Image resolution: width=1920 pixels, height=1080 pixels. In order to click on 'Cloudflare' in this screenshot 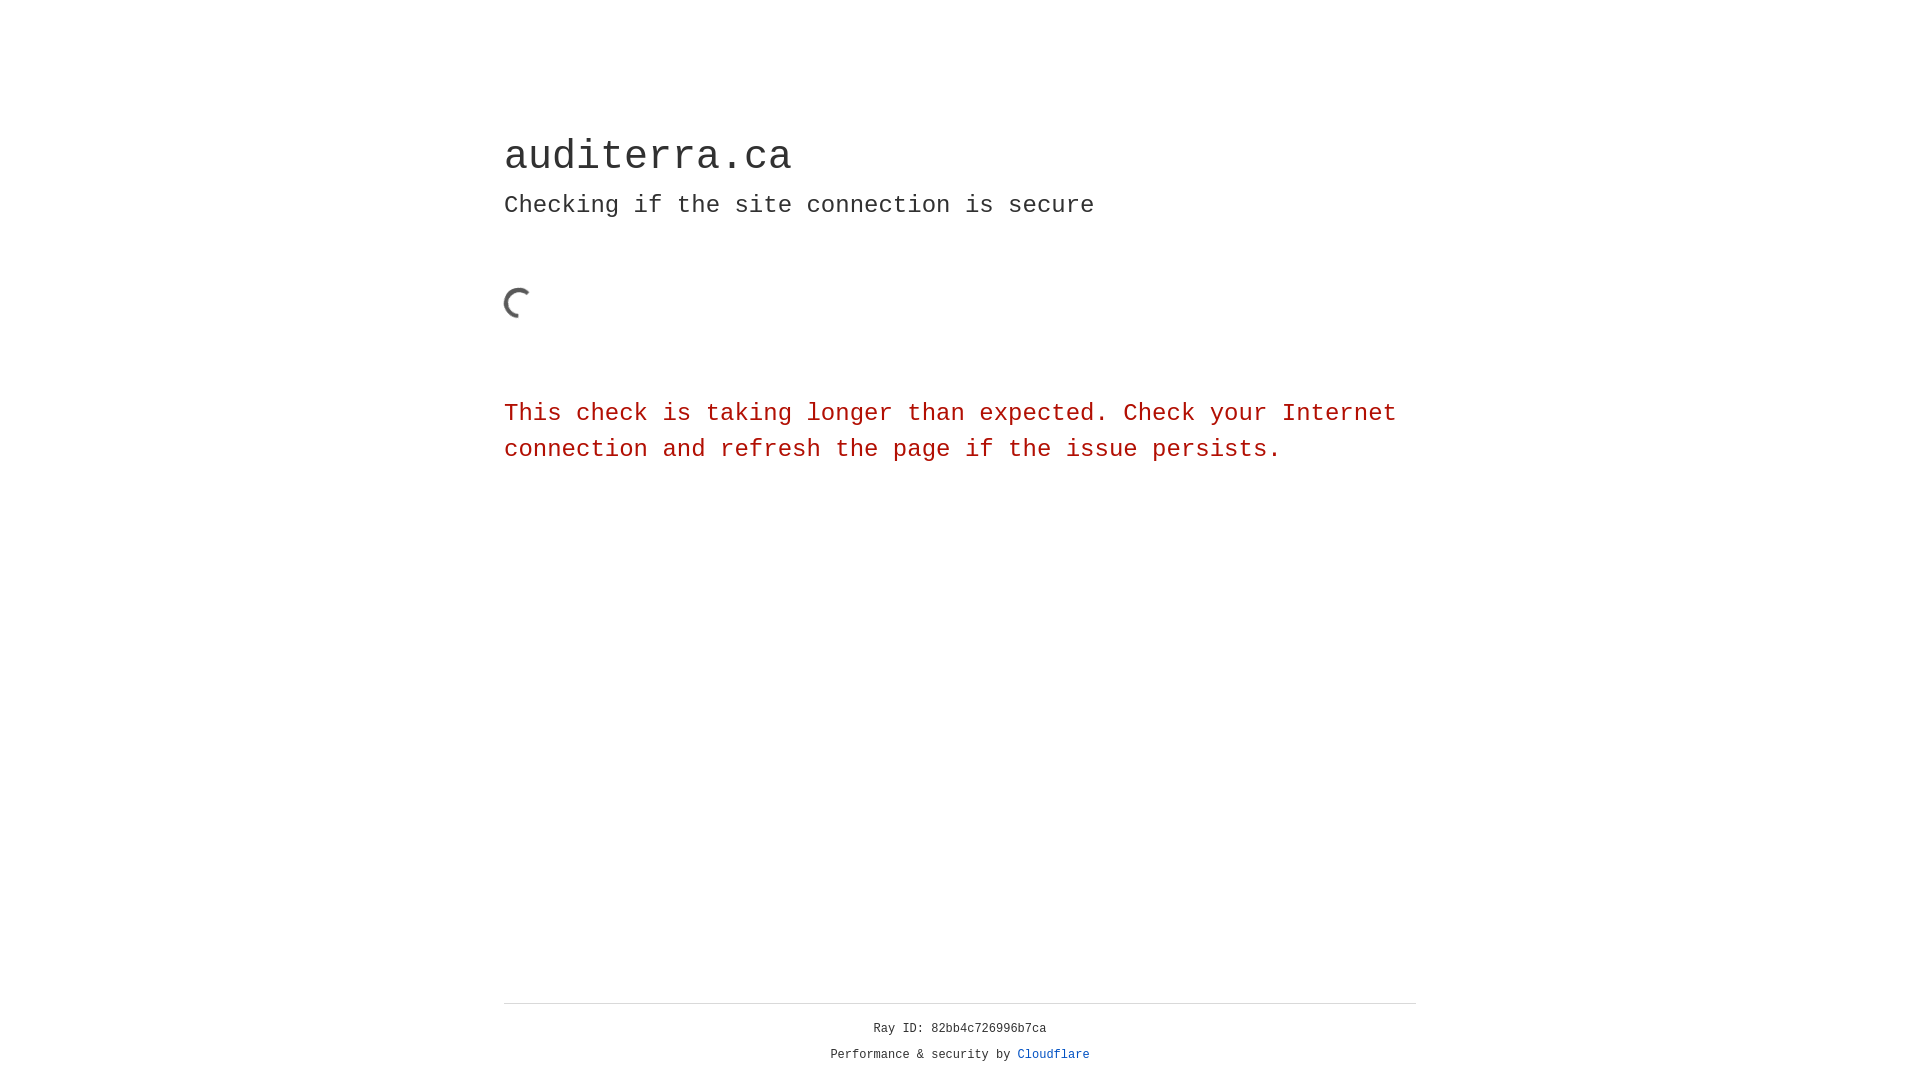, I will do `click(1017, 1054)`.